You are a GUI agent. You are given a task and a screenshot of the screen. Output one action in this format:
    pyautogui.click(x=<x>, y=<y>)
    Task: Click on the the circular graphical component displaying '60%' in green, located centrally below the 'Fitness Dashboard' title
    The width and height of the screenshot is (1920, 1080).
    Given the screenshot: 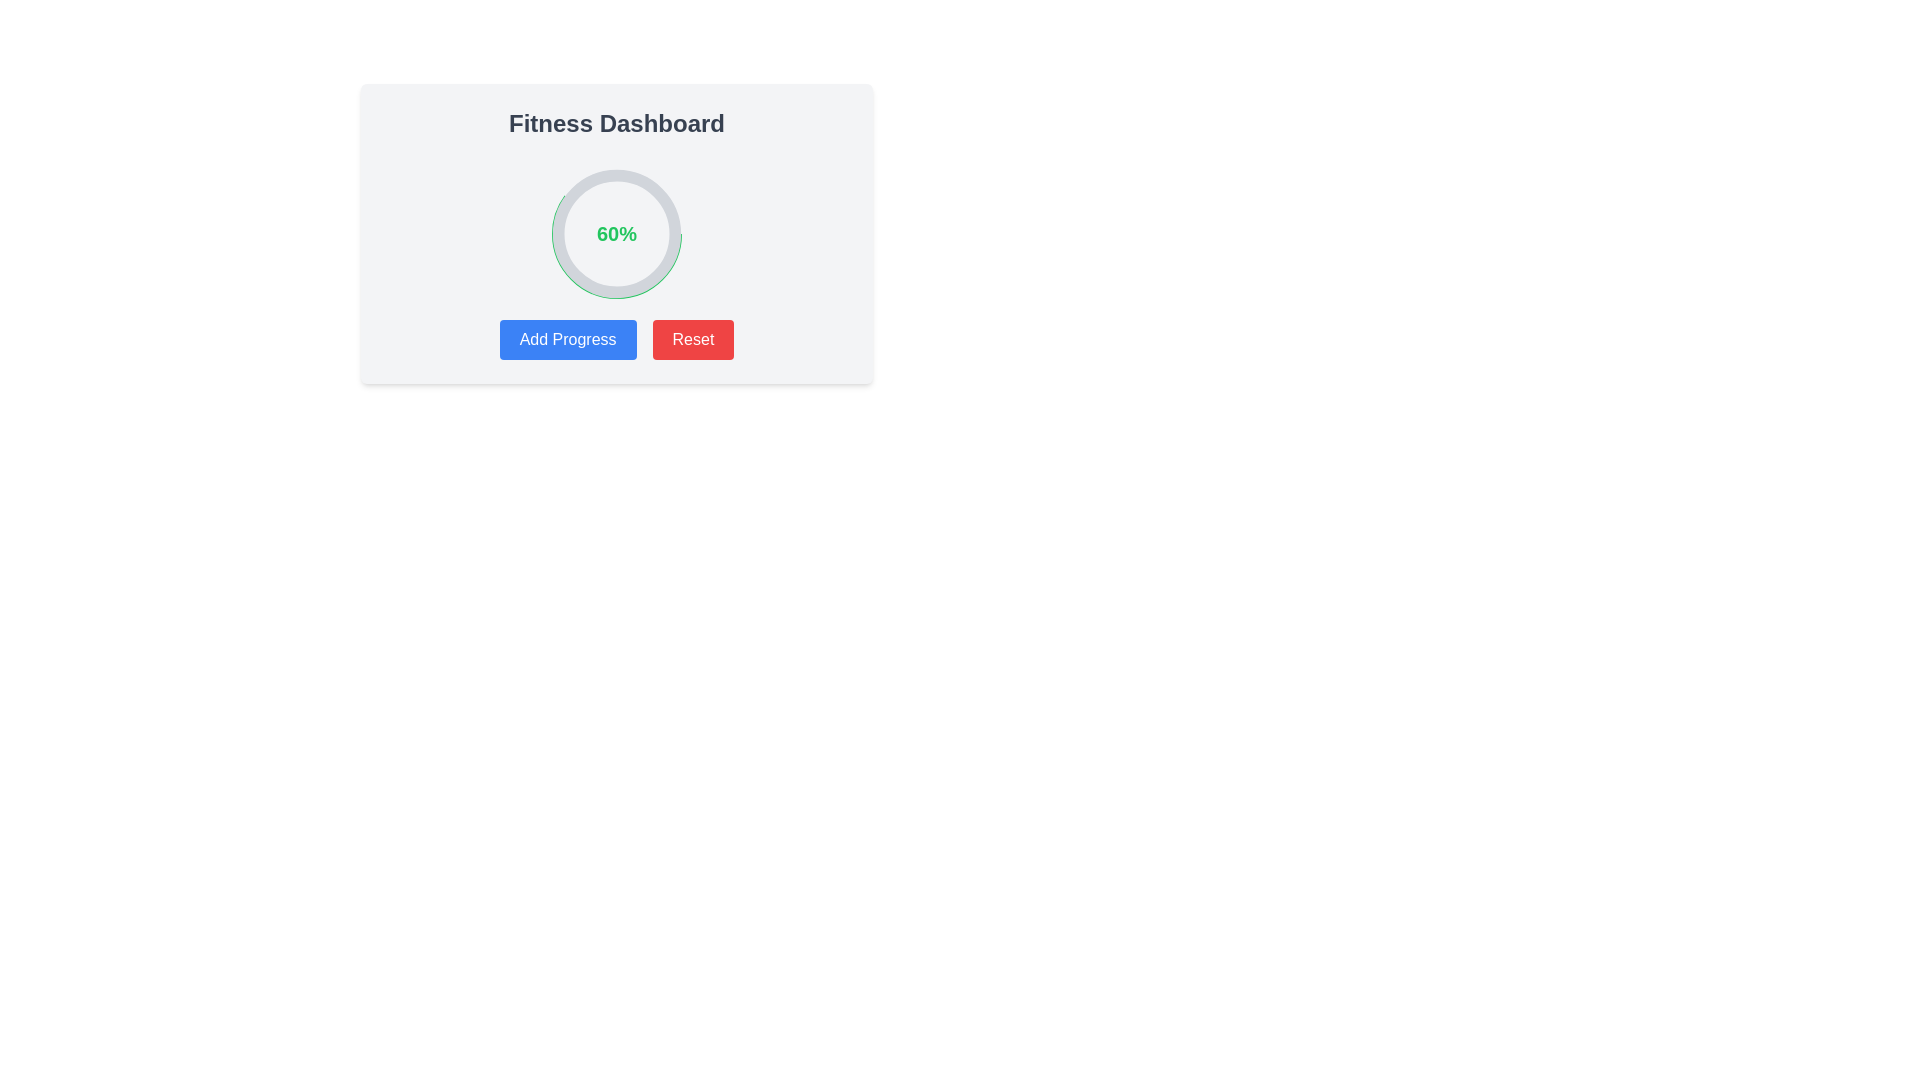 What is the action you would take?
    pyautogui.click(x=616, y=231)
    